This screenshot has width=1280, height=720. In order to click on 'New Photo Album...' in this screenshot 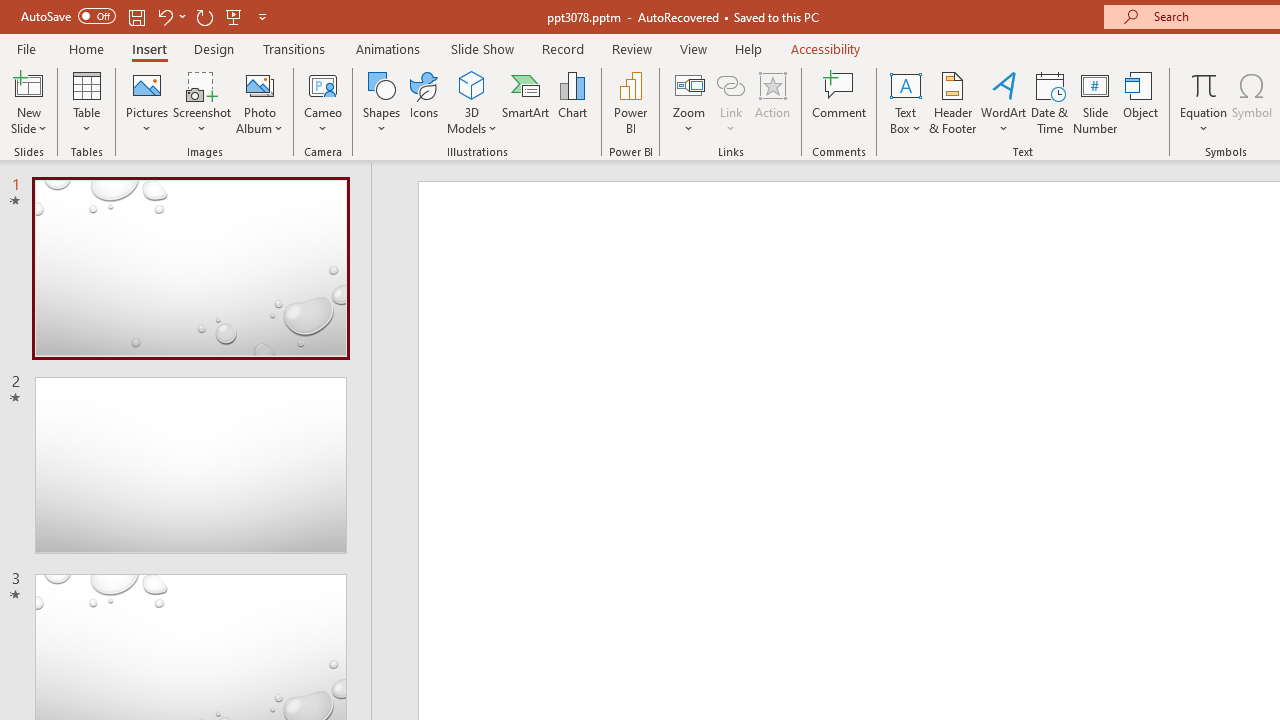, I will do `click(258, 84)`.